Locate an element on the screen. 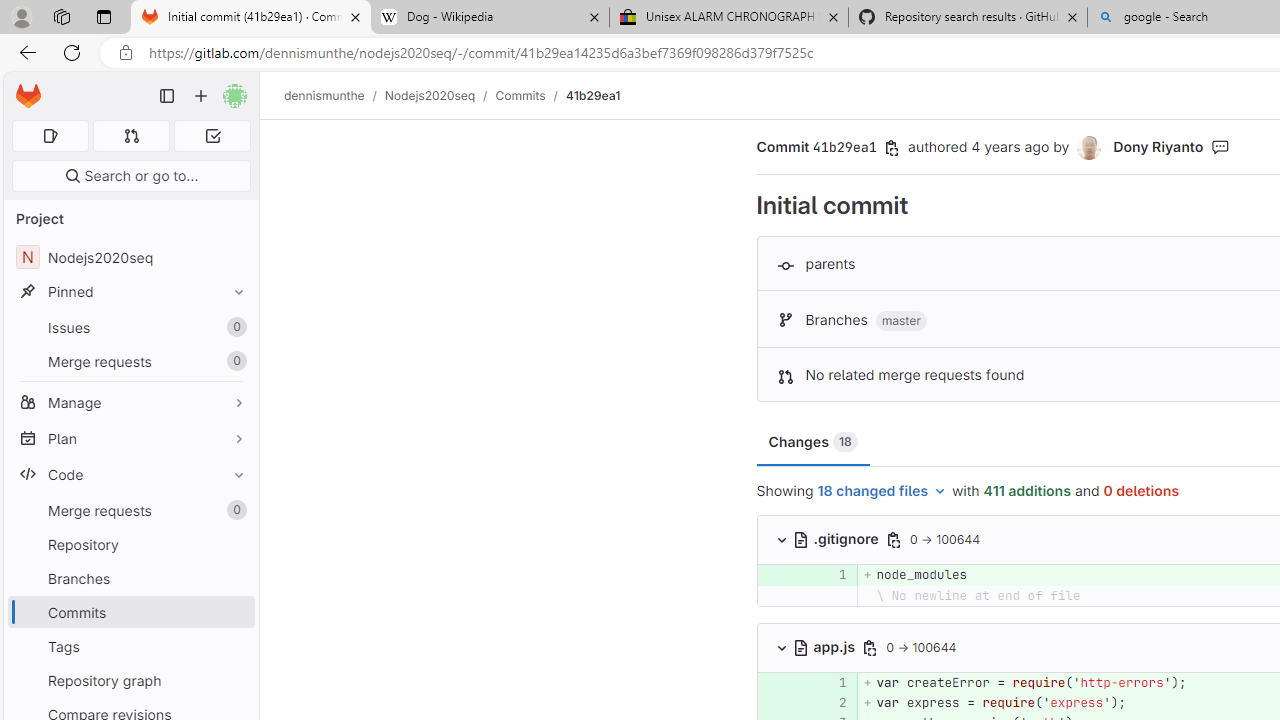 Image resolution: width=1280 pixels, height=720 pixels. 'Commits' is located at coordinates (520, 95).